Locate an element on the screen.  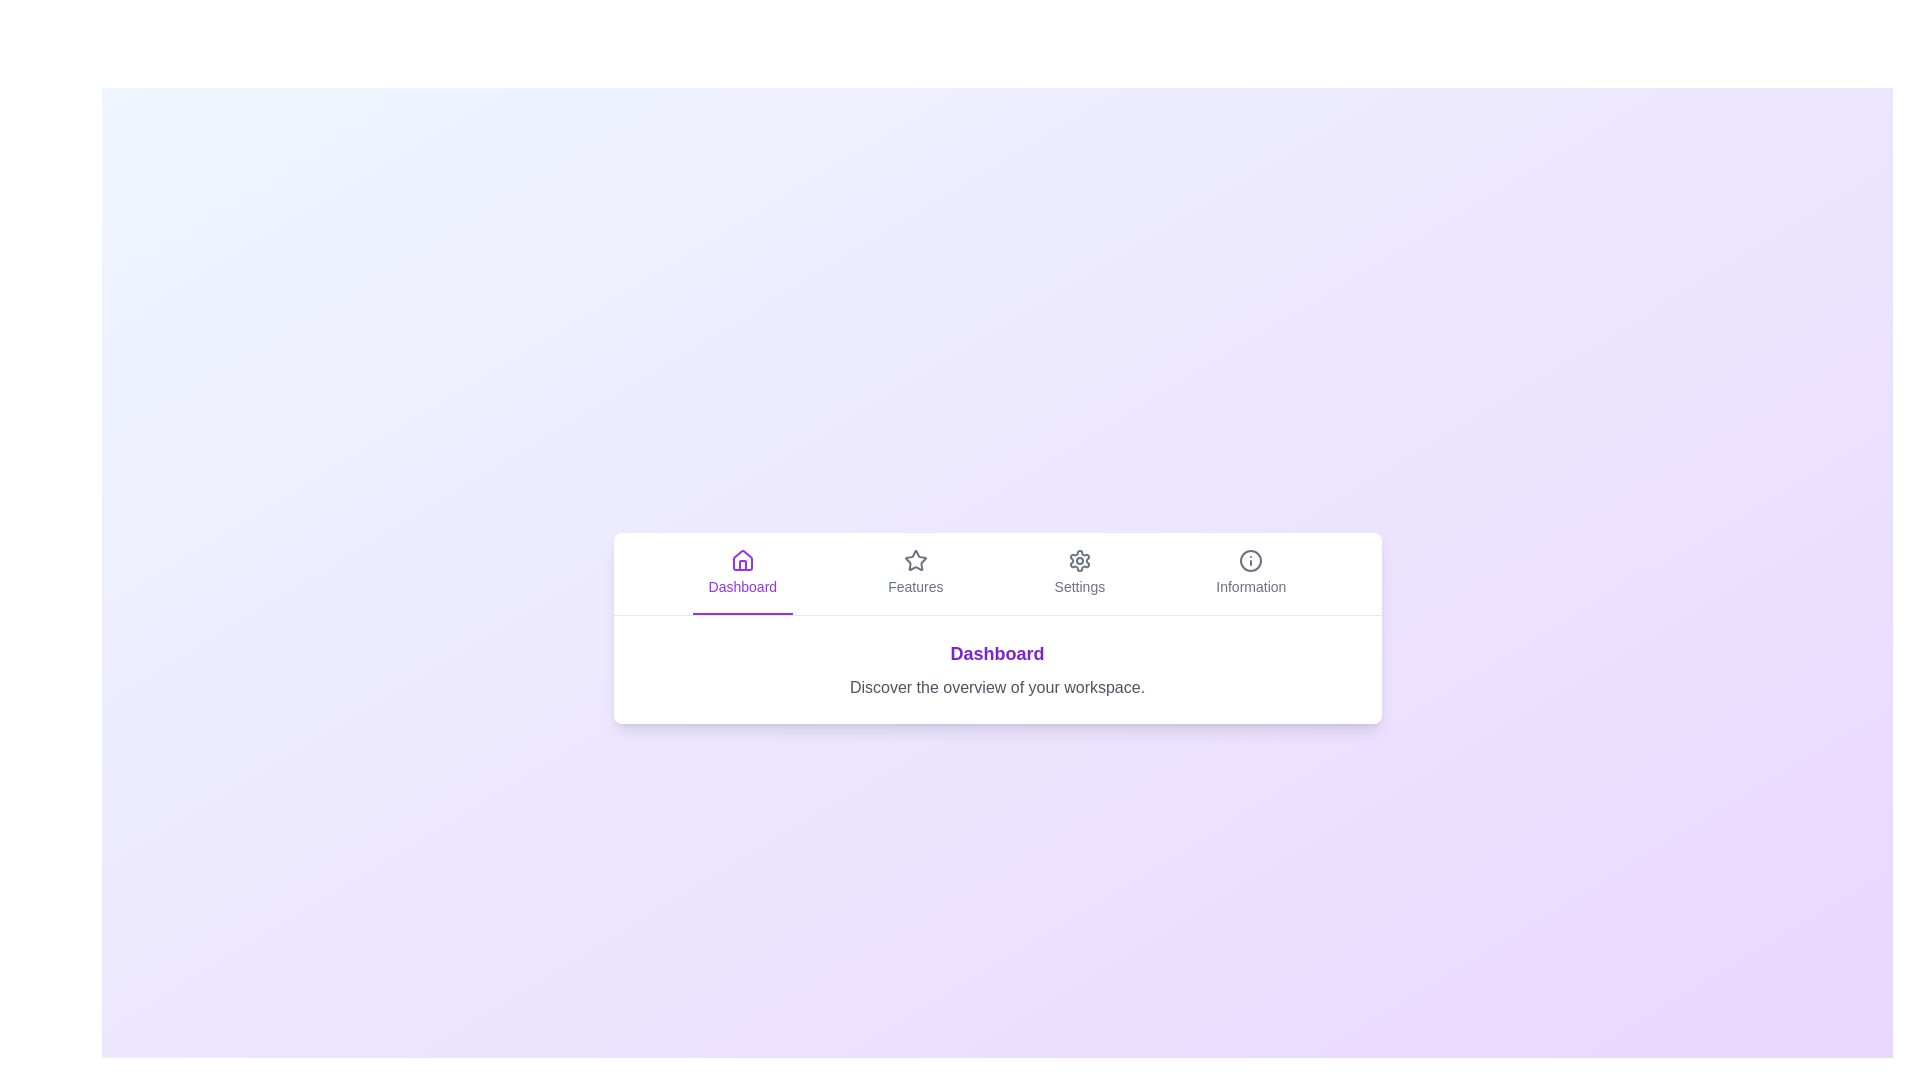
the icon associated with the Dashboard tab is located at coordinates (741, 560).